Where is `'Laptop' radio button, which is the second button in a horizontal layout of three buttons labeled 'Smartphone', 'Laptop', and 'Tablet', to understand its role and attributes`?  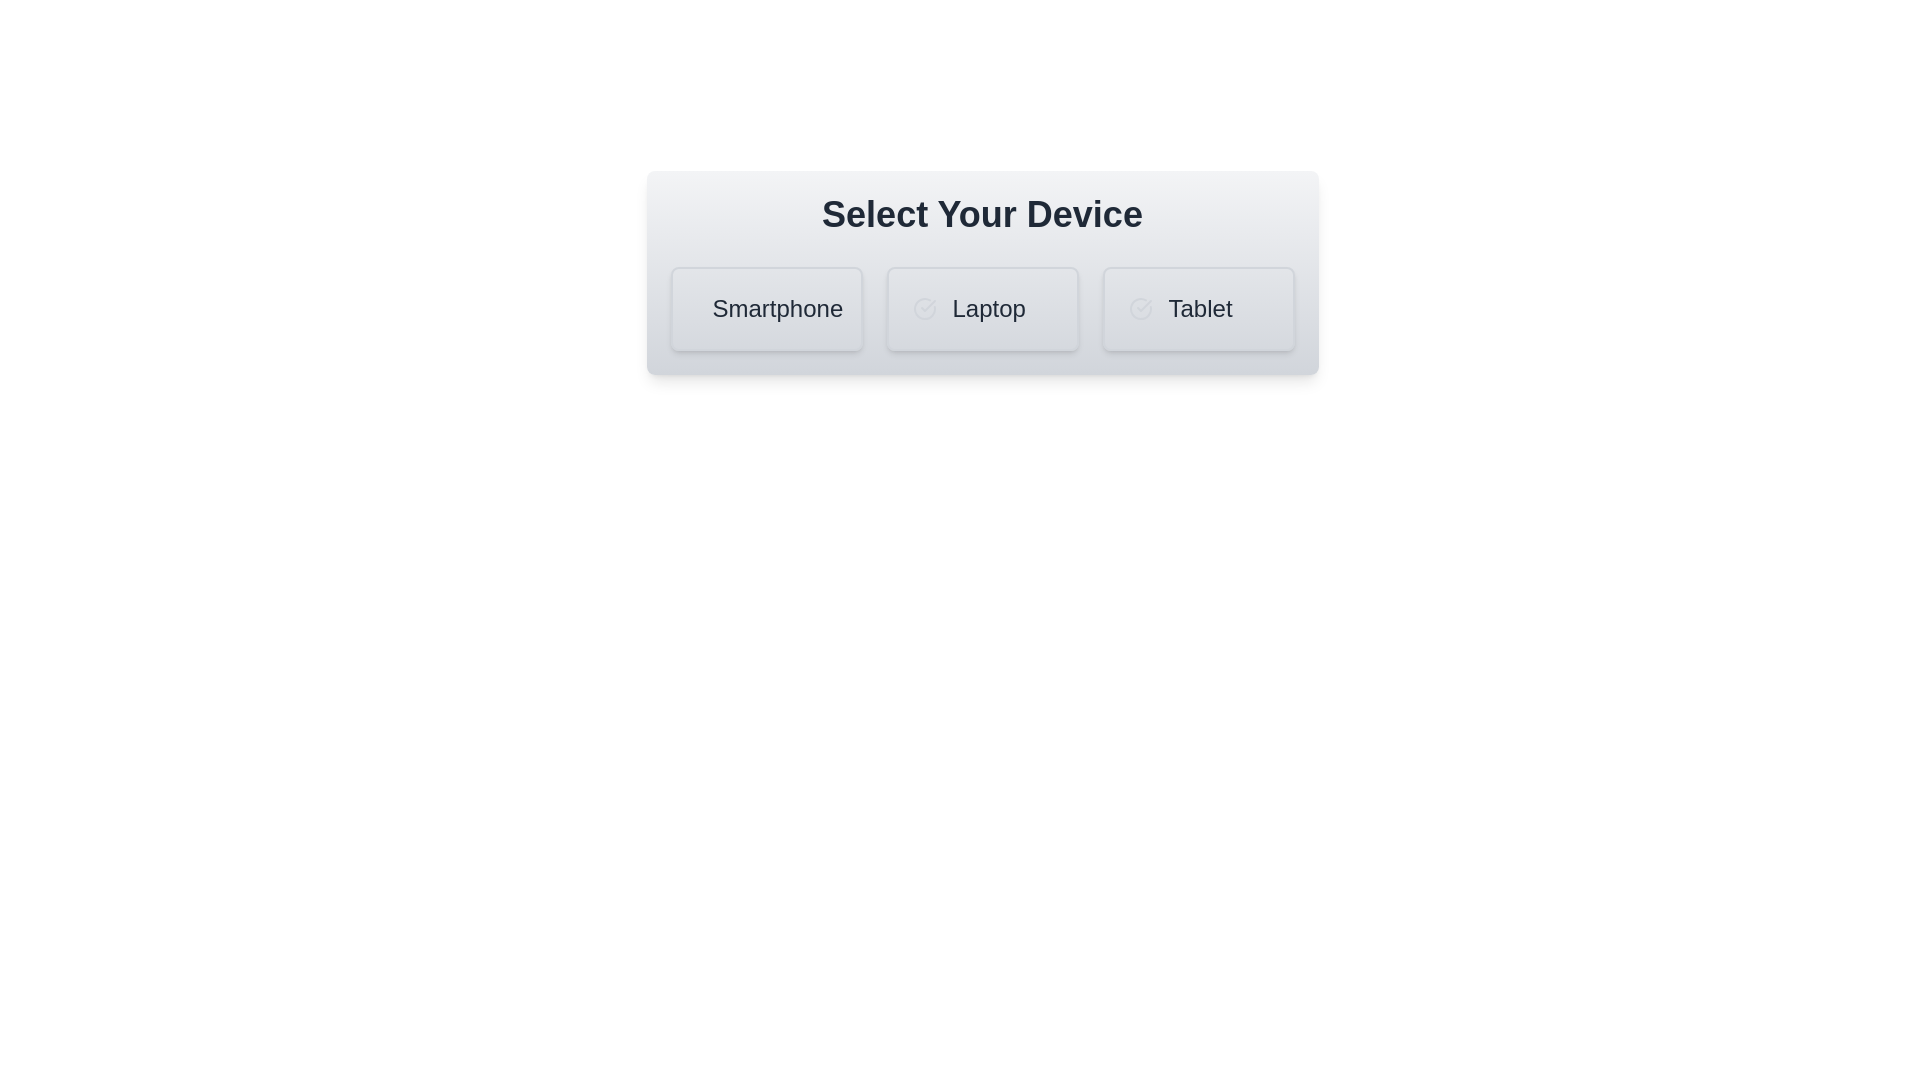 'Laptop' radio button, which is the second button in a horizontal layout of three buttons labeled 'Smartphone', 'Laptop', and 'Tablet', to understand its role and attributes is located at coordinates (982, 273).